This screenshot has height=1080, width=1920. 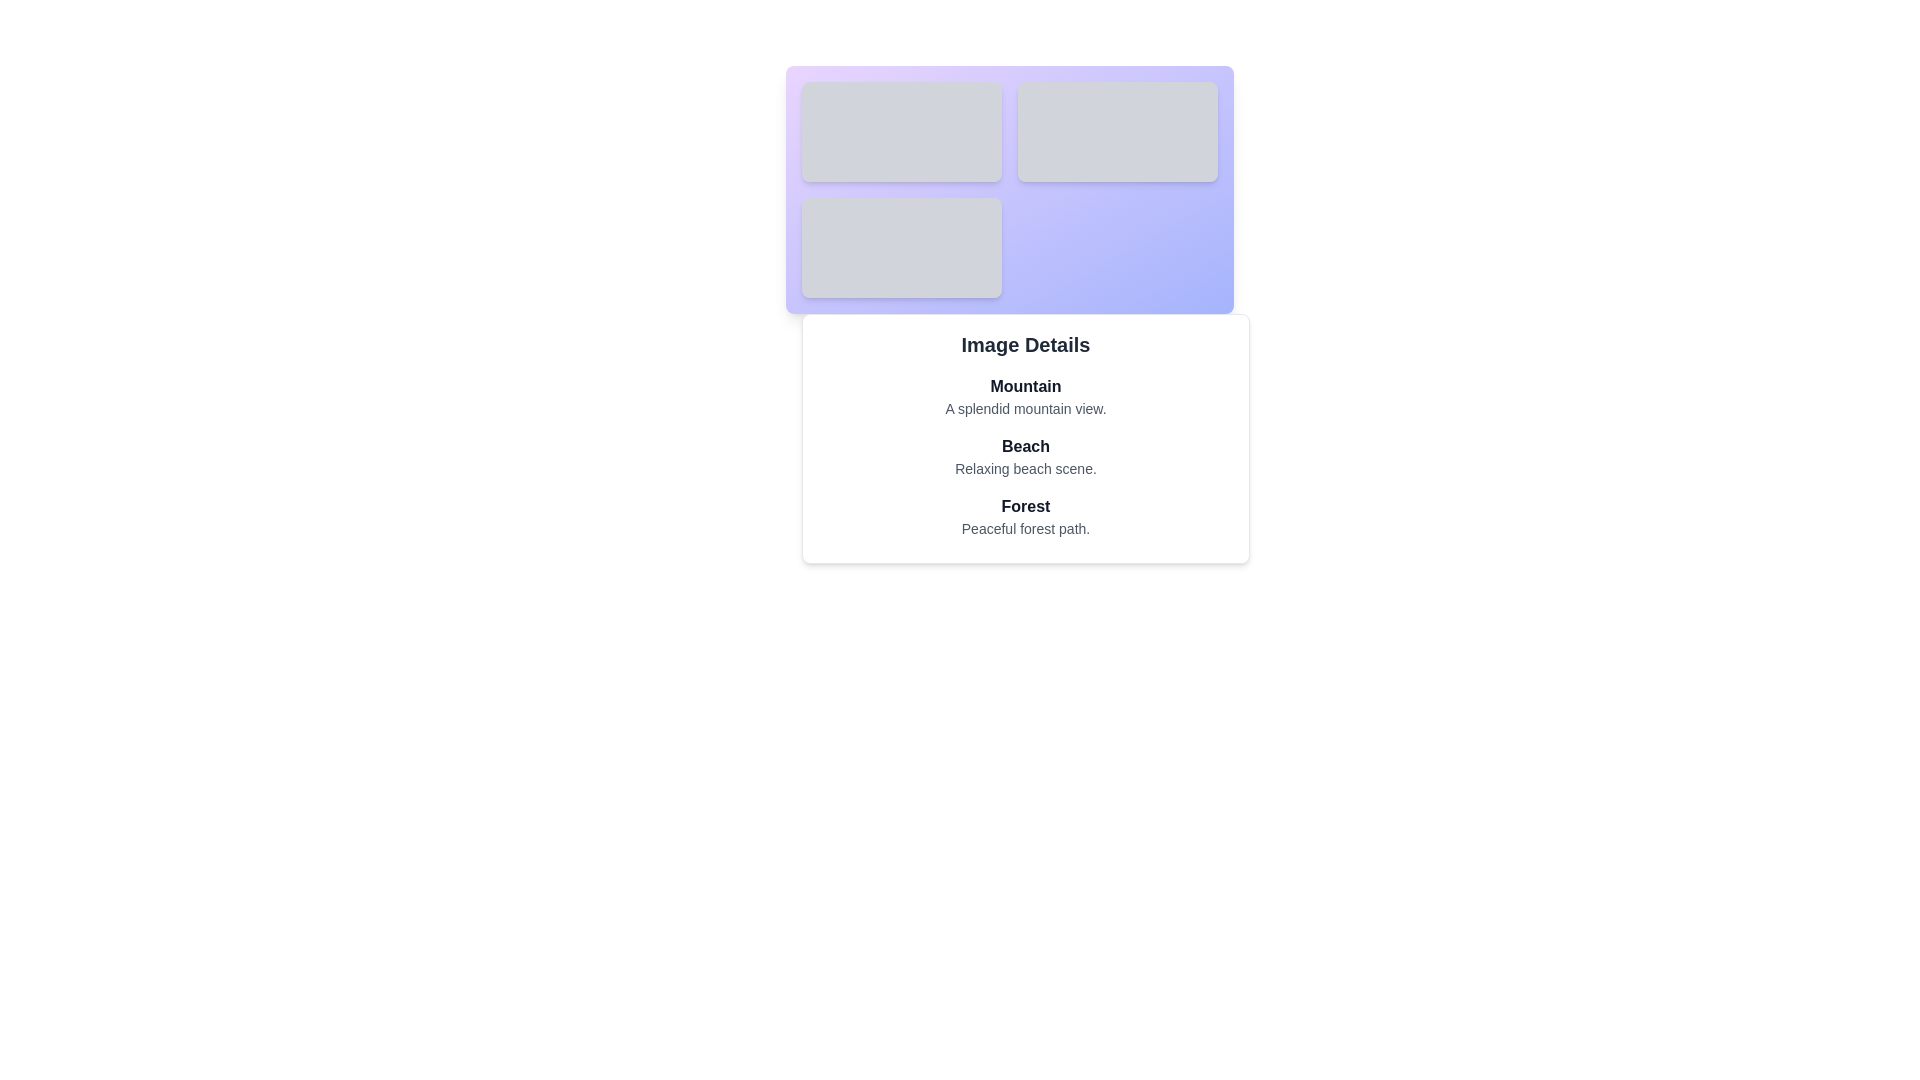 What do you see at coordinates (1026, 469) in the screenshot?
I see `the label containing the text 'Relaxing beach scene.' which is located below the bold 'Beach' text in the 'Beach' section` at bounding box center [1026, 469].